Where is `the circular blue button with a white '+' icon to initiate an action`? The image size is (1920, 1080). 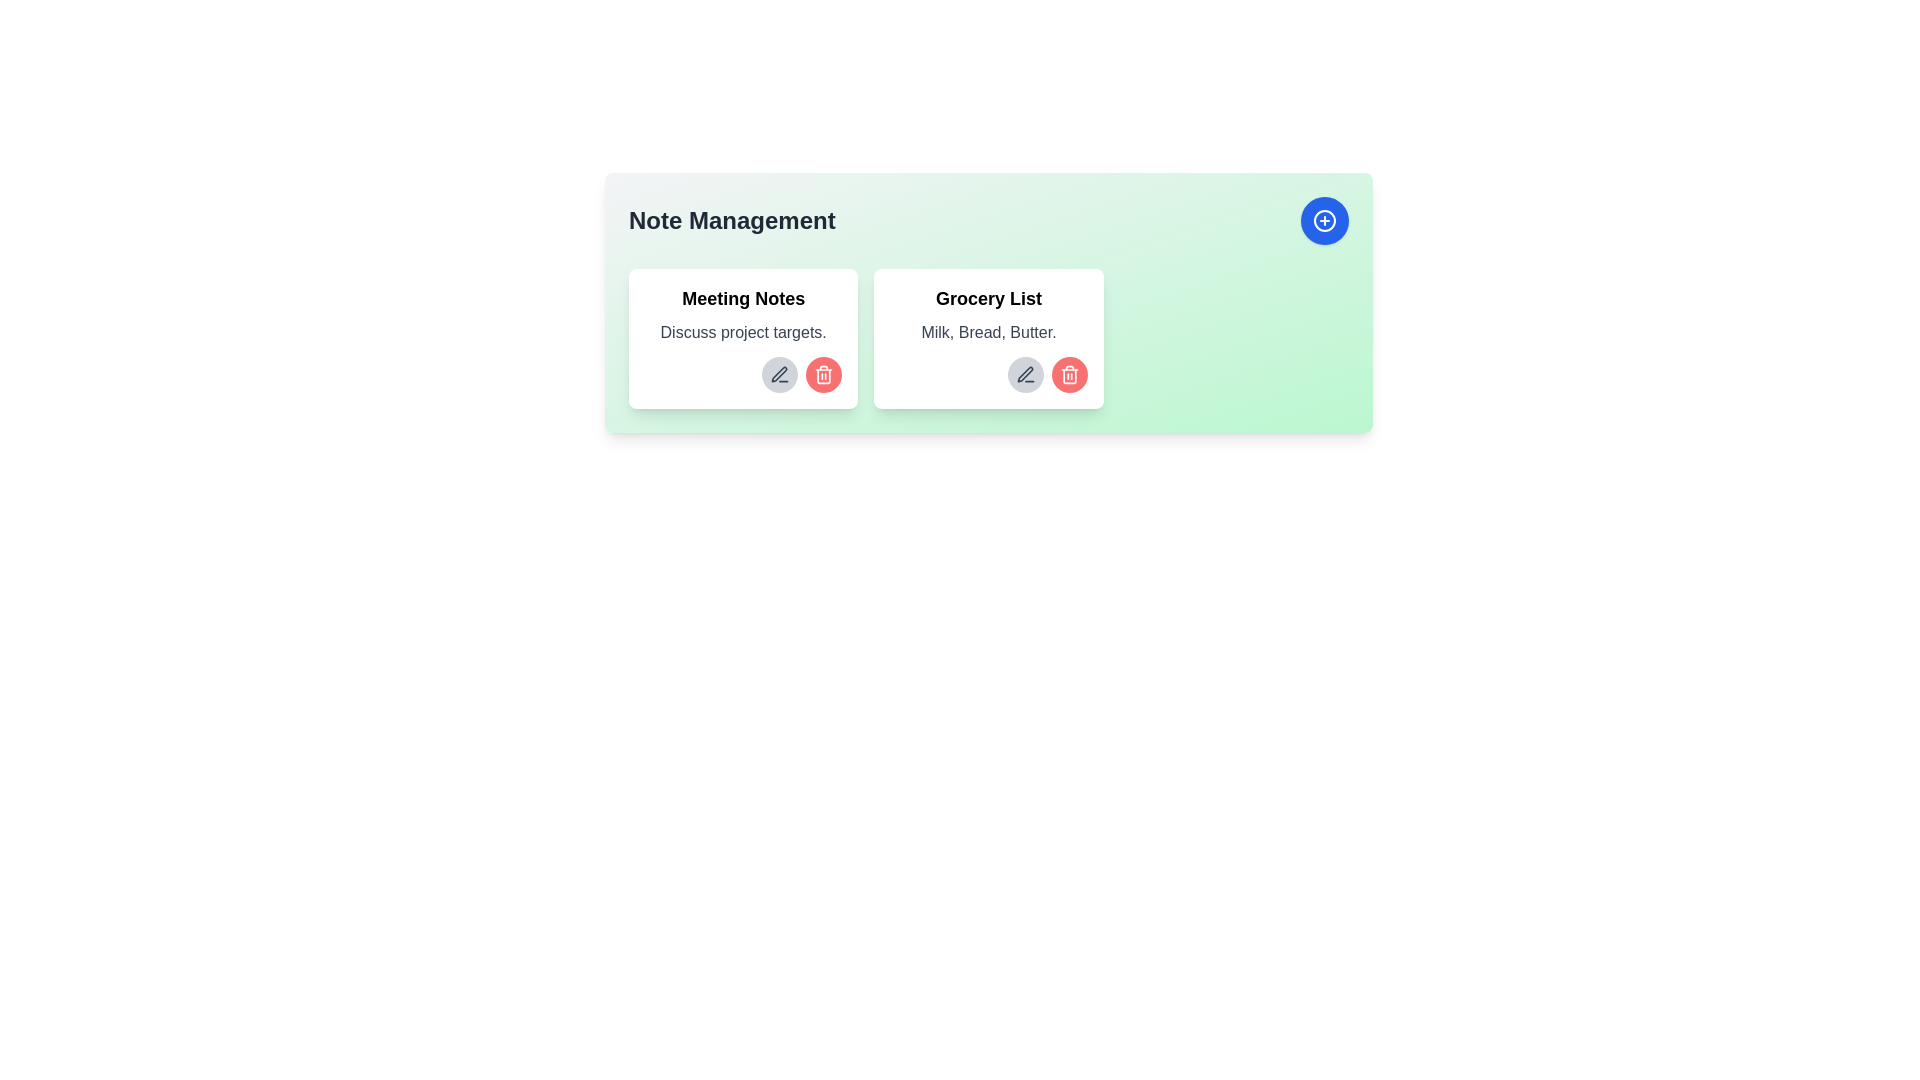 the circular blue button with a white '+' icon to initiate an action is located at coordinates (1324, 220).